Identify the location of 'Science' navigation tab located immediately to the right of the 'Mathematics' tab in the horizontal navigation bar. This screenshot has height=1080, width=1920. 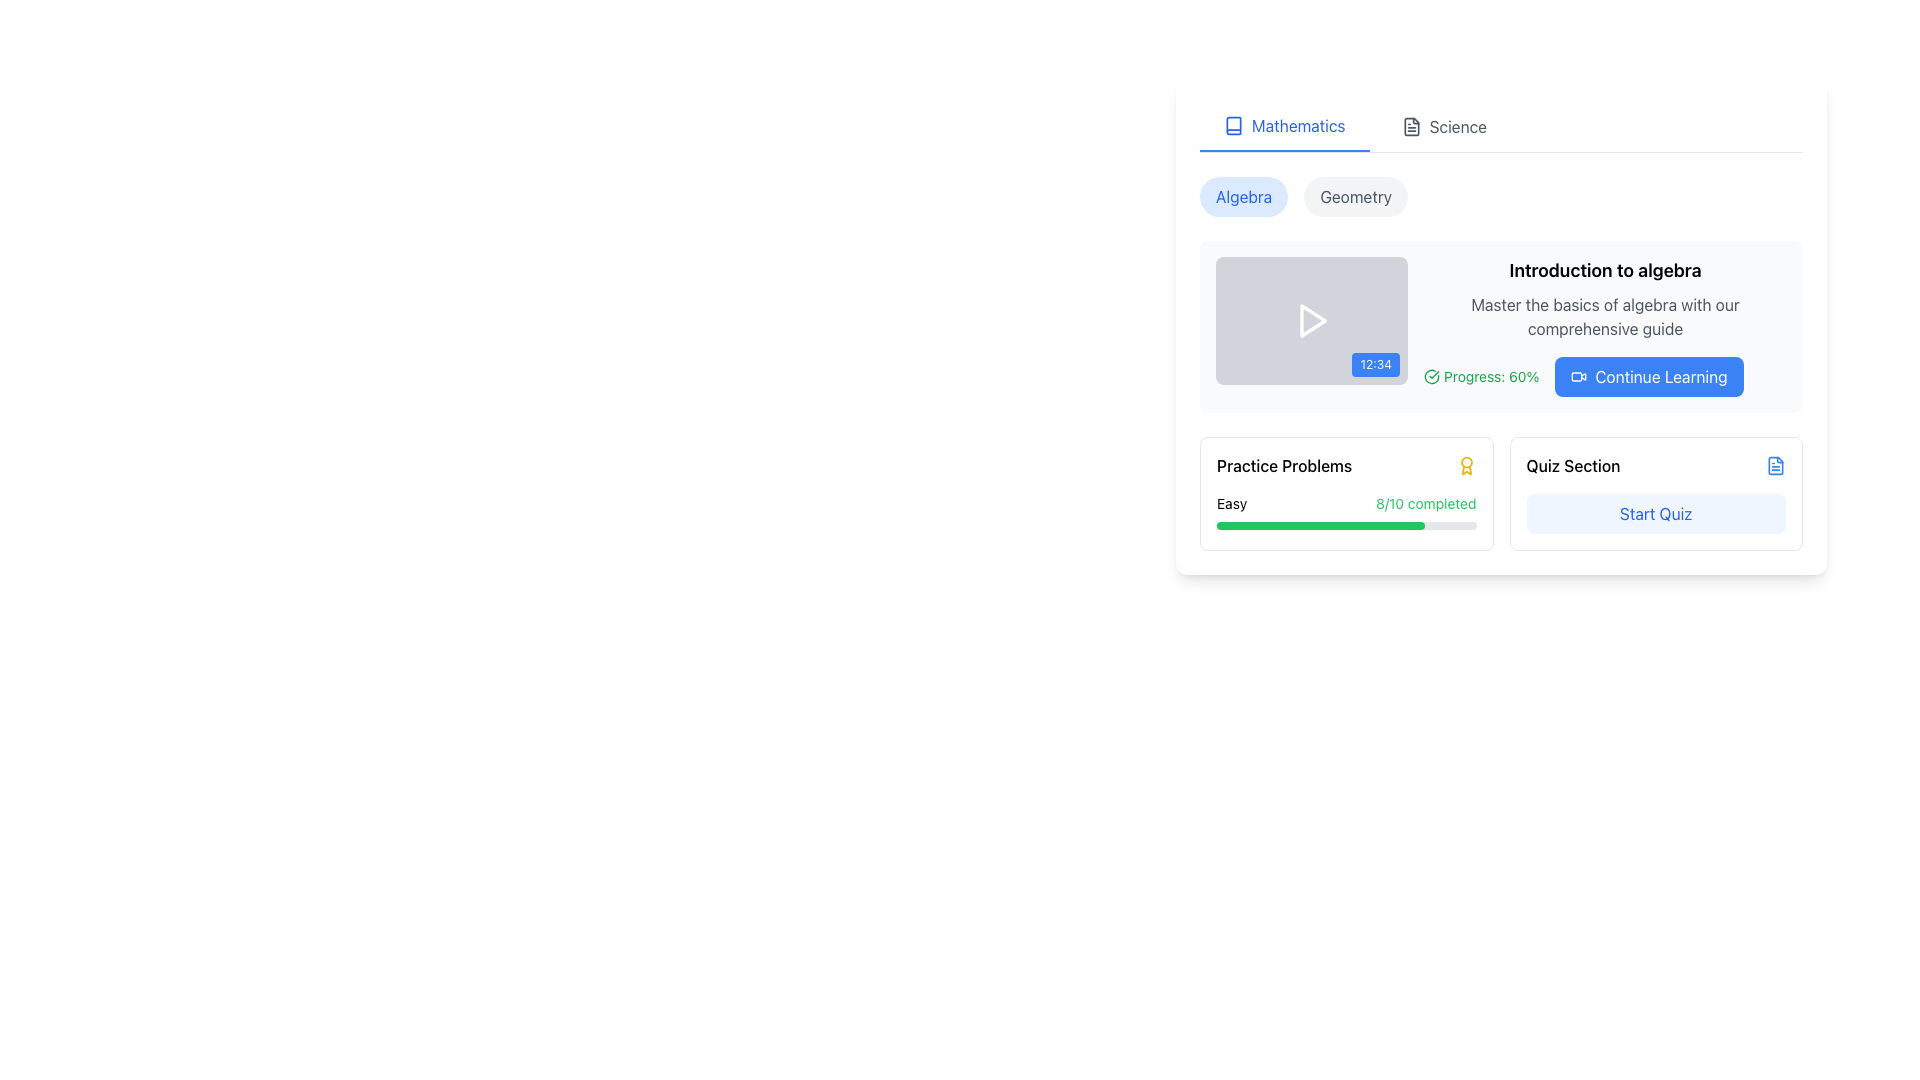
(1444, 127).